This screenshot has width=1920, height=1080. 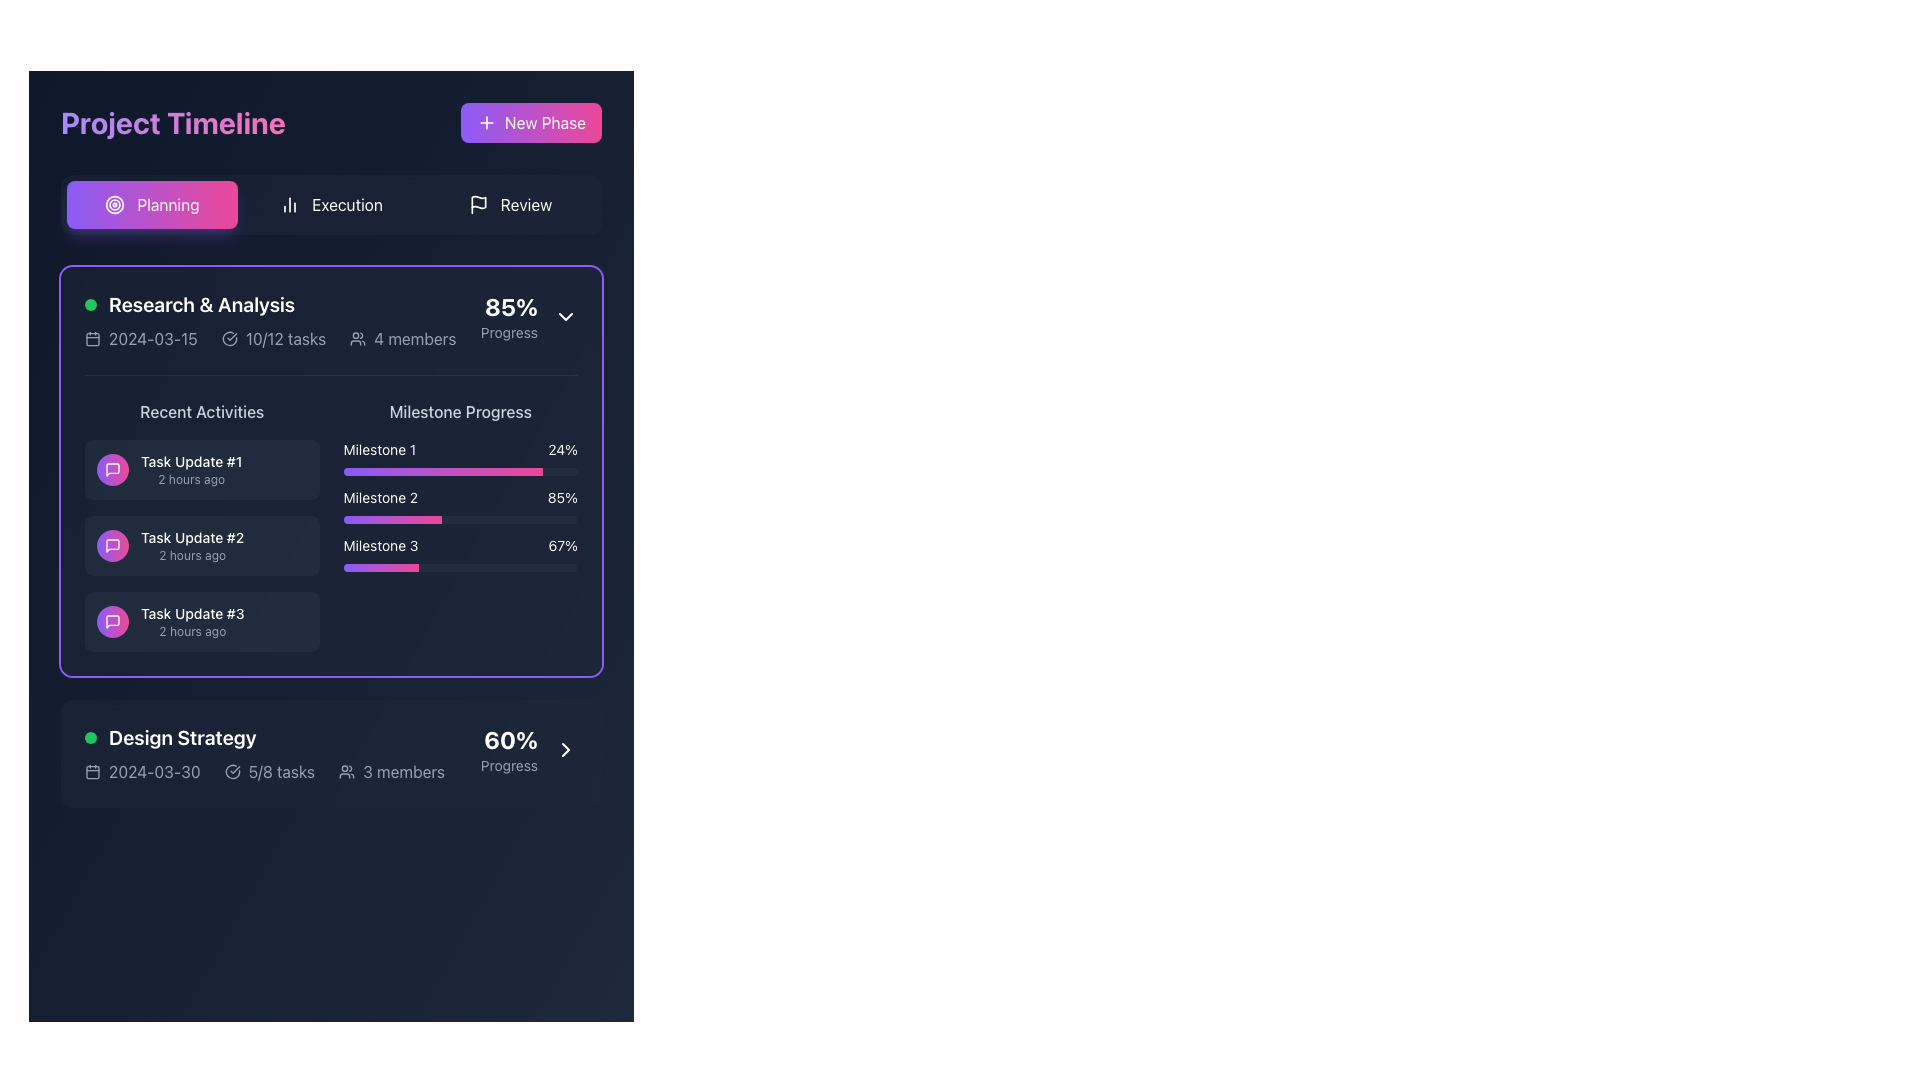 I want to click on the text label that displays the title or name of a project phase or category, so click(x=182, y=737).